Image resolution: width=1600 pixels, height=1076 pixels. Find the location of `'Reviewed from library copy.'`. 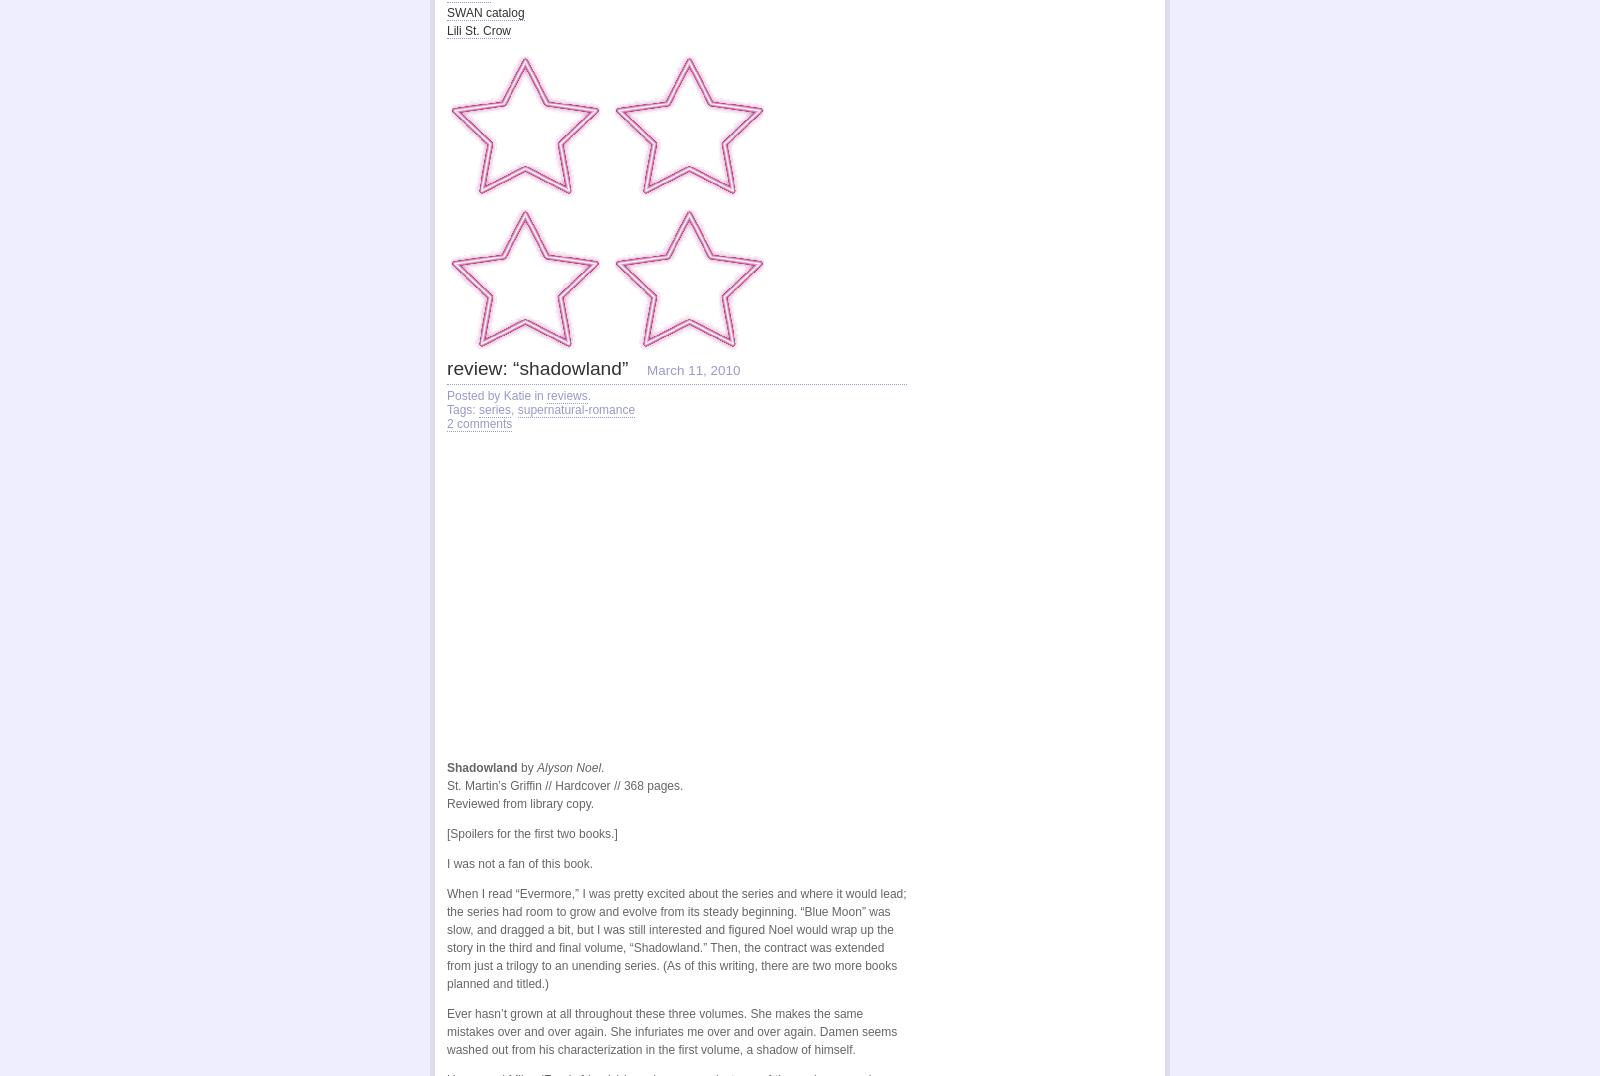

'Reviewed from library copy.' is located at coordinates (519, 803).